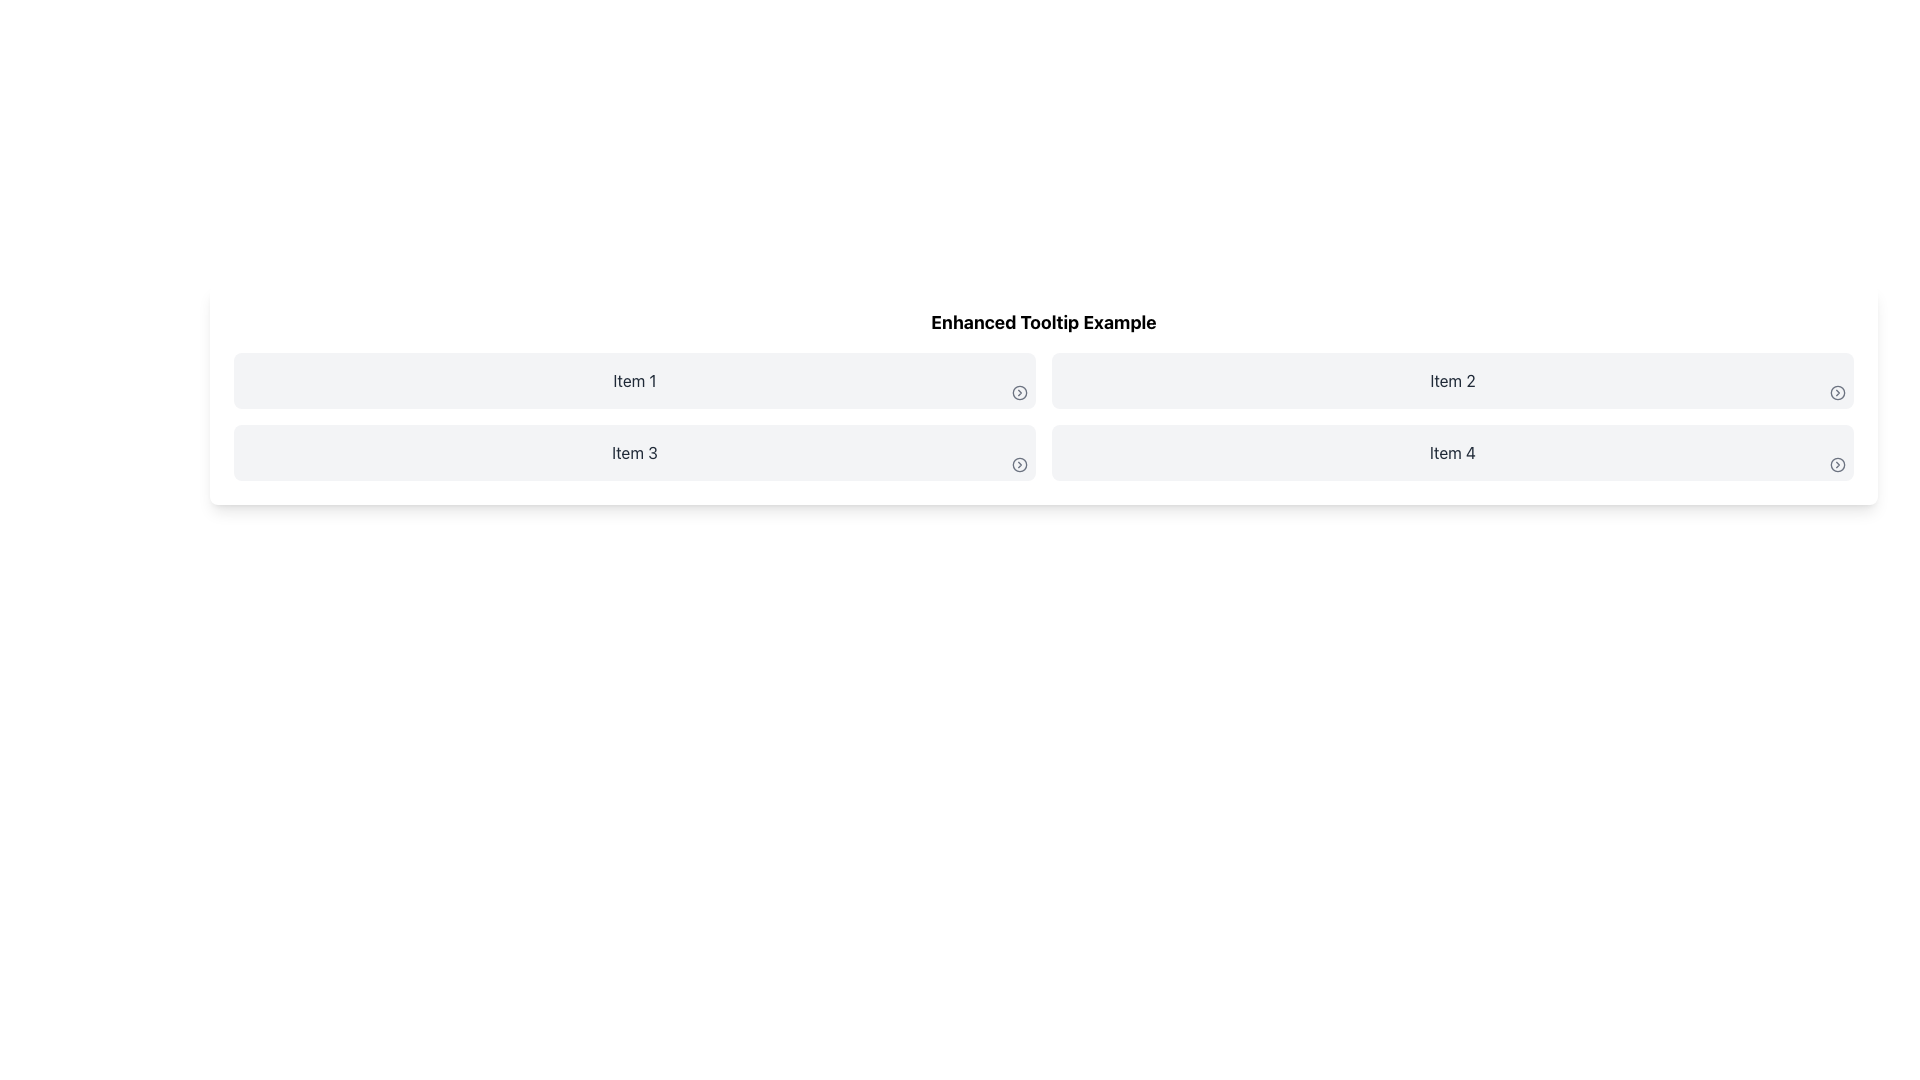 This screenshot has height=1080, width=1920. I want to click on the card displaying 'Item 3', which is located in the bottom-left cell of a two-column grid layout, characterized by its light gray background and dark gray text, so click(633, 452).